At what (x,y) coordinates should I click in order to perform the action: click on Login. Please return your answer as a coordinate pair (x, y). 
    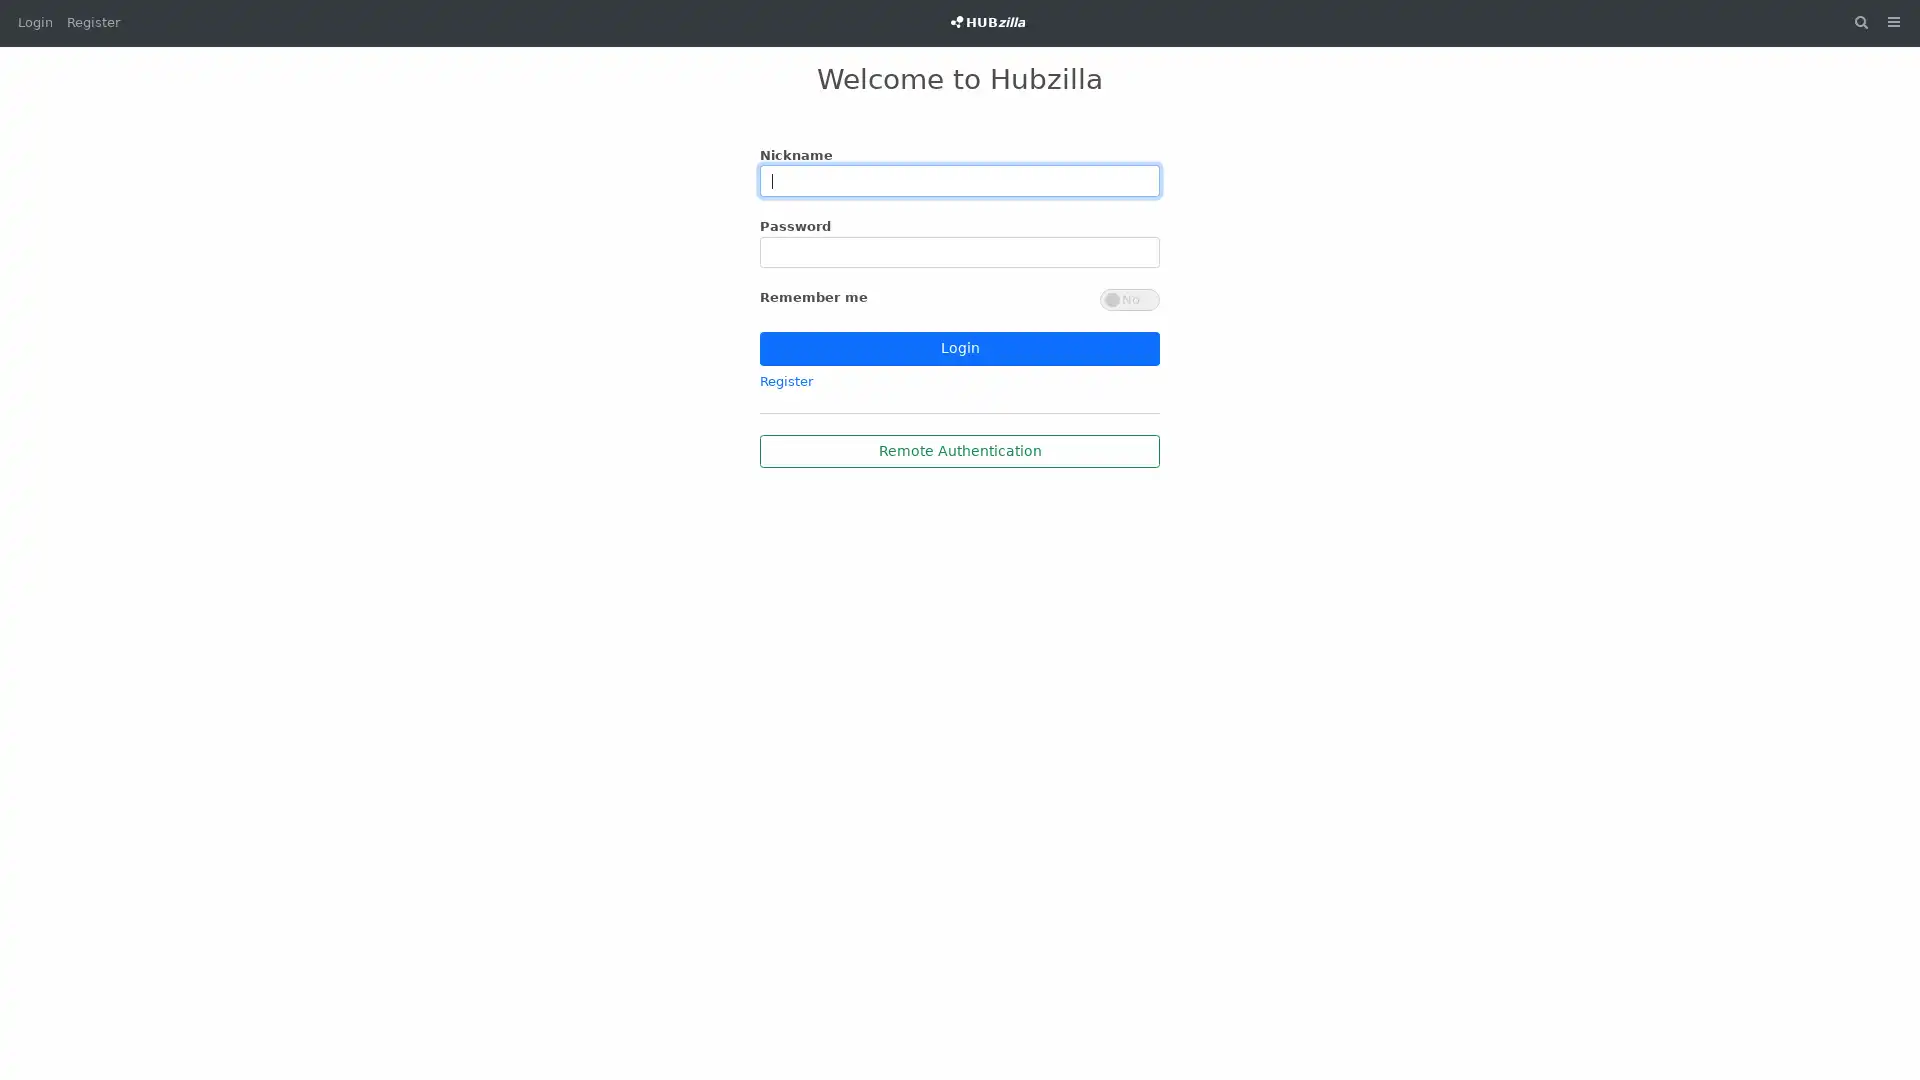
    Looking at the image, I should click on (960, 347).